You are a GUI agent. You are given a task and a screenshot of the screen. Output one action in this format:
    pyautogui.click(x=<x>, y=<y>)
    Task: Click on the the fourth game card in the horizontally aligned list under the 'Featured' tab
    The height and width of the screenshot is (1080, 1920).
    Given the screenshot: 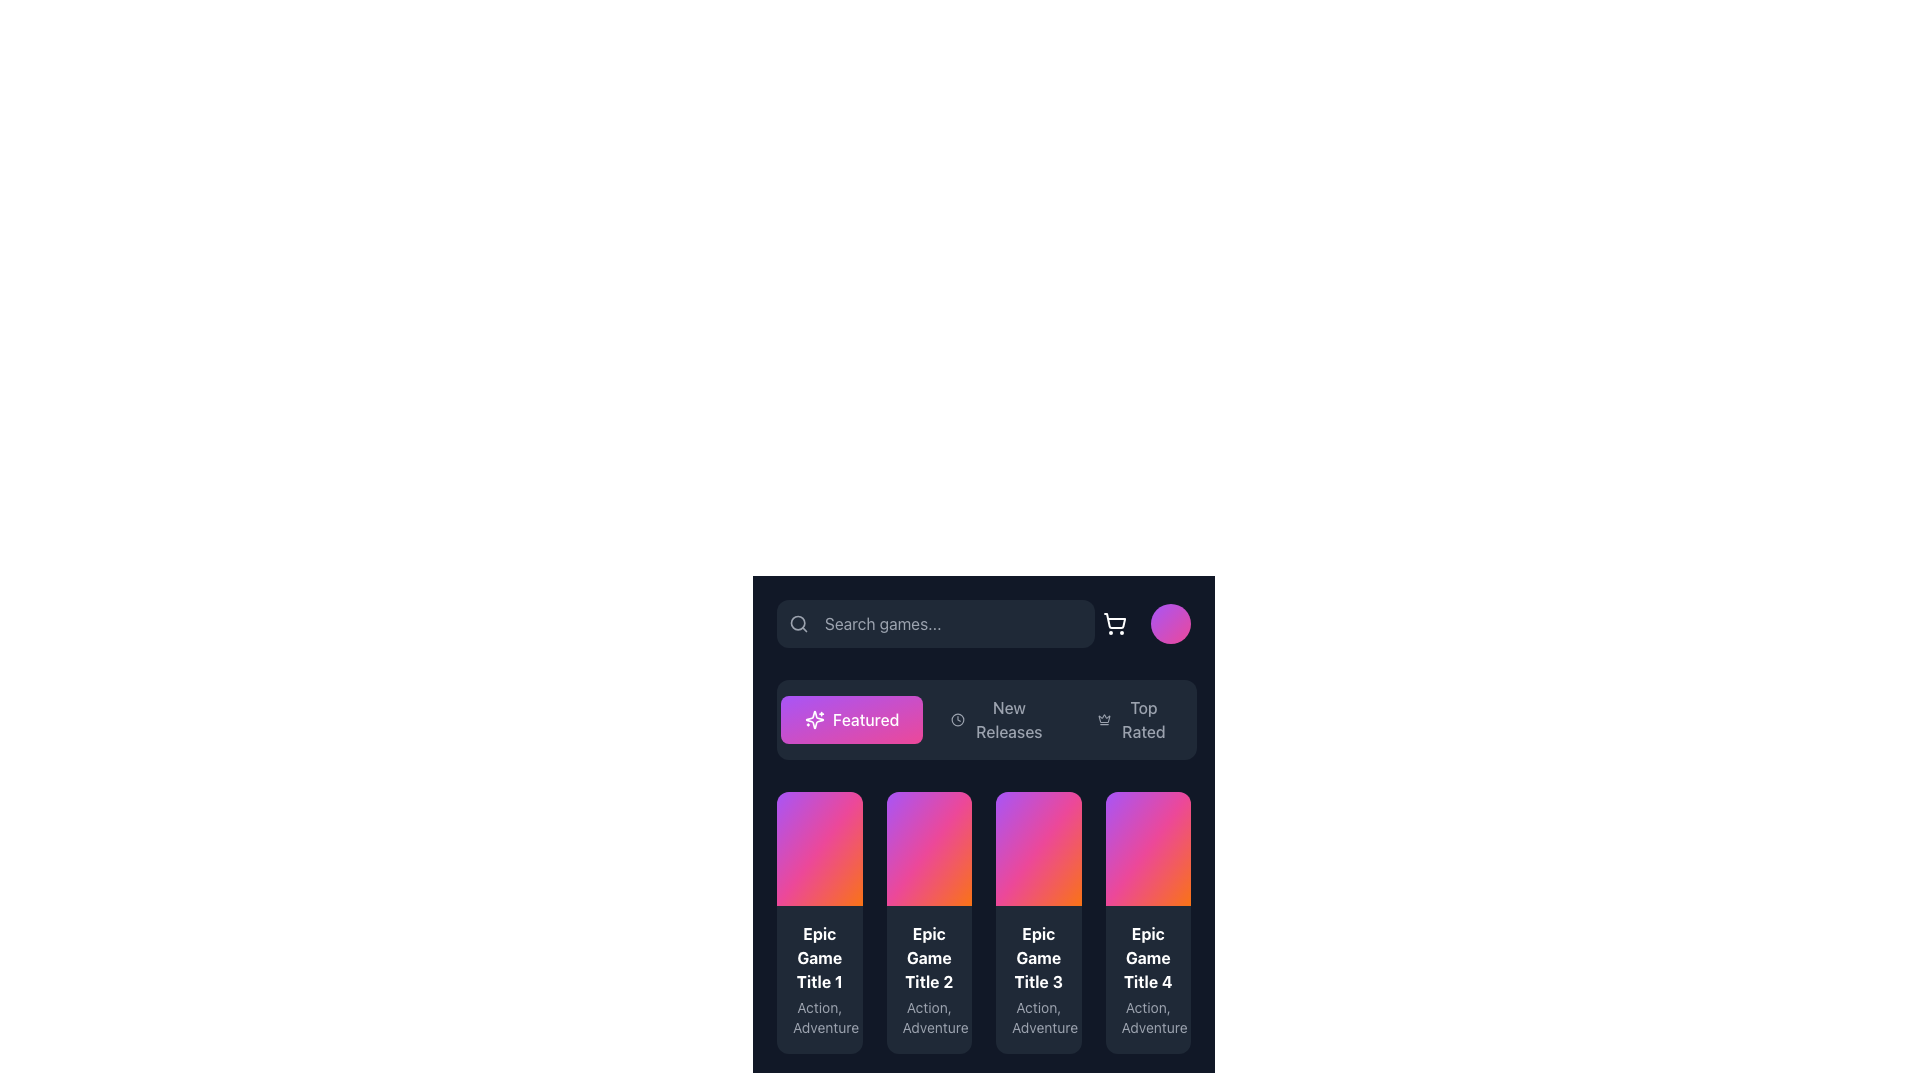 What is the action you would take?
    pyautogui.click(x=1148, y=928)
    